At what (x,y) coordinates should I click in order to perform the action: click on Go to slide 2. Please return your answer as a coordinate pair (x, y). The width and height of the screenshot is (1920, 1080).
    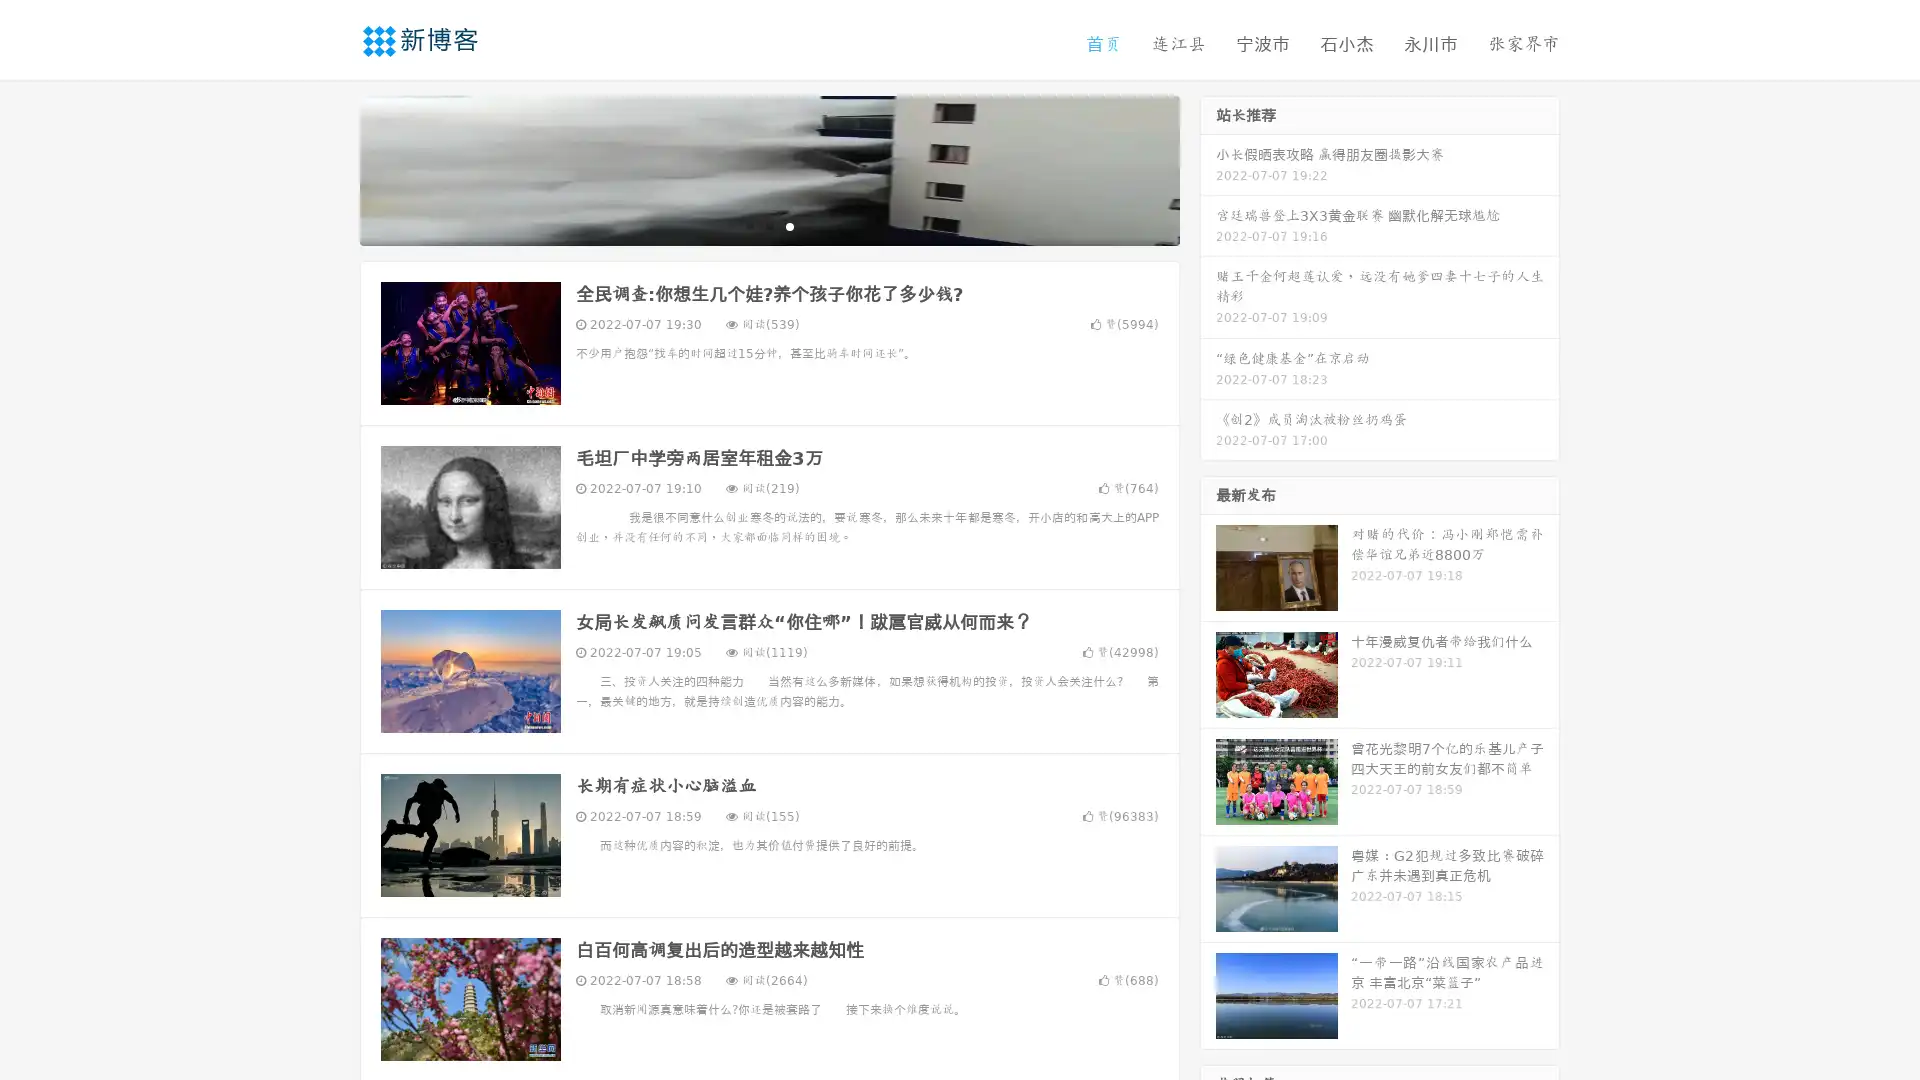
    Looking at the image, I should click on (768, 225).